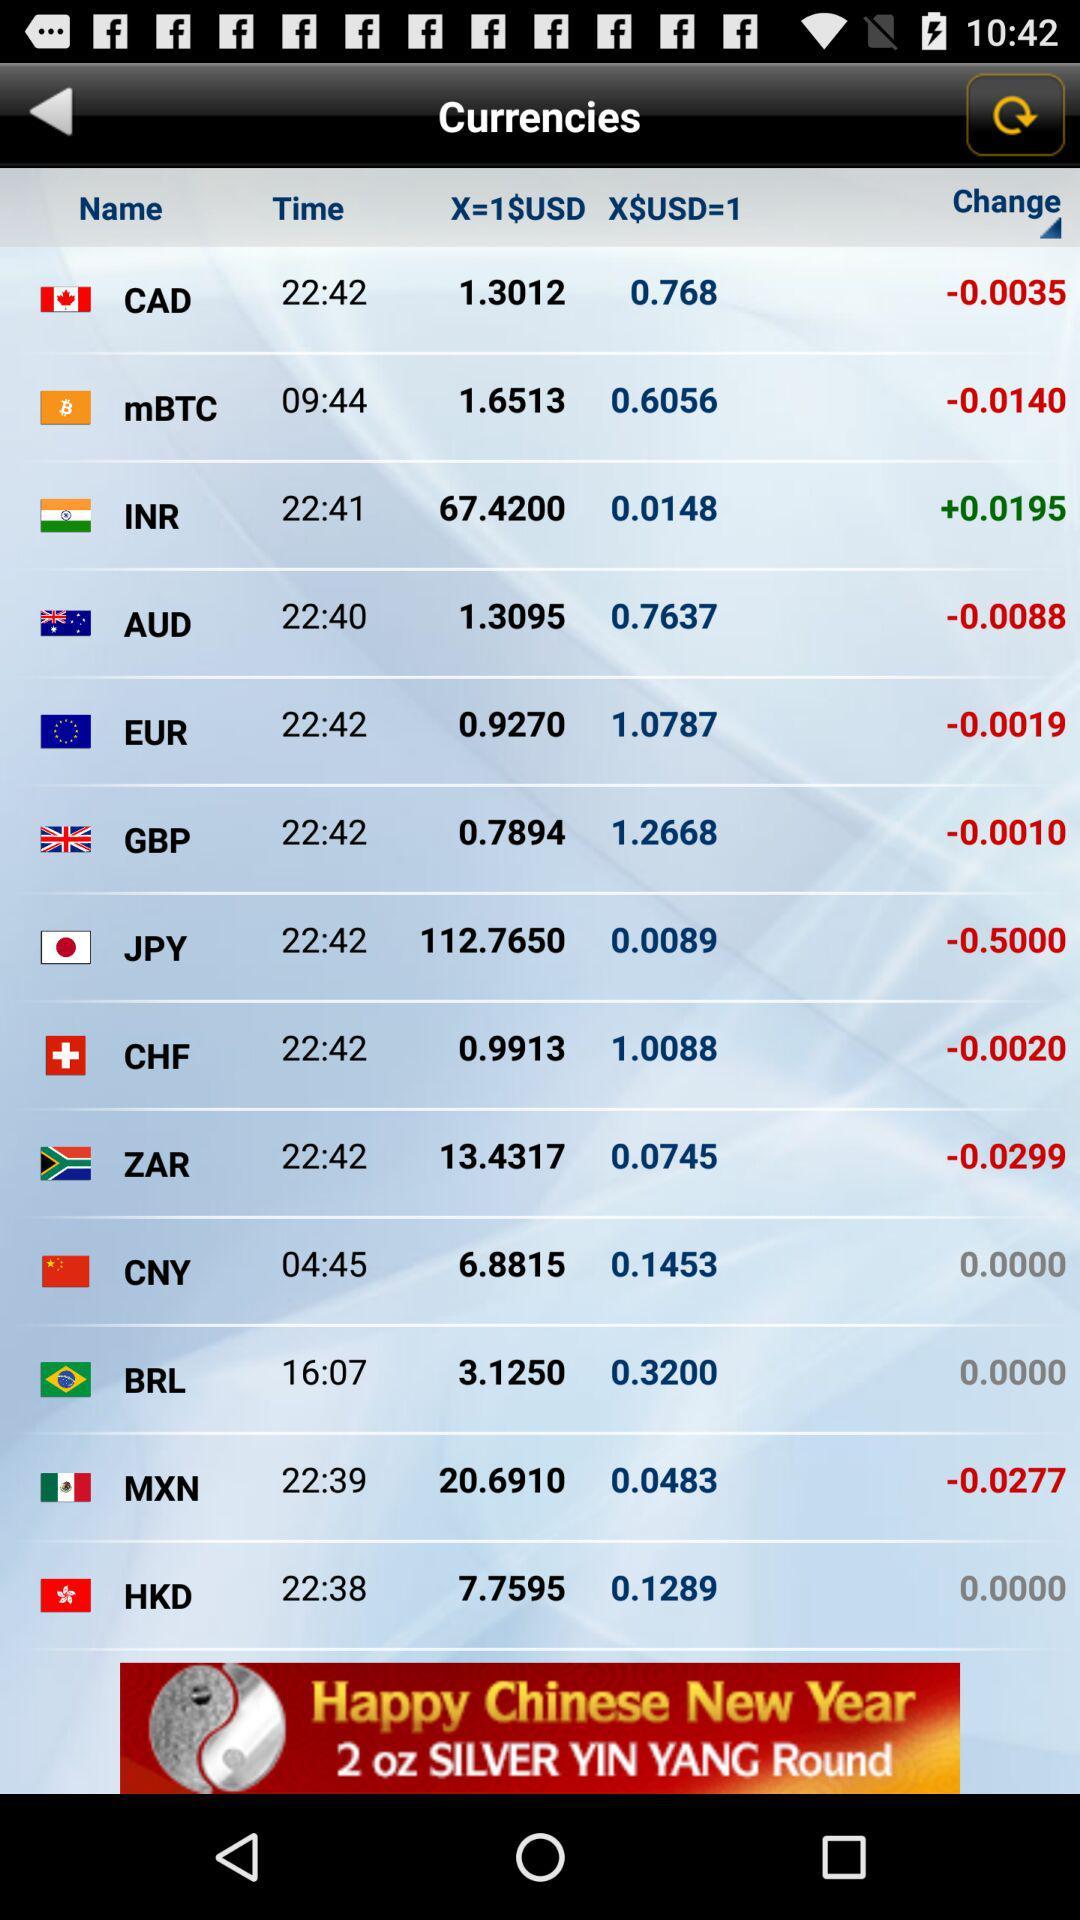 The height and width of the screenshot is (1920, 1080). What do you see at coordinates (50, 122) in the screenshot?
I see `the arrow_backward icon` at bounding box center [50, 122].